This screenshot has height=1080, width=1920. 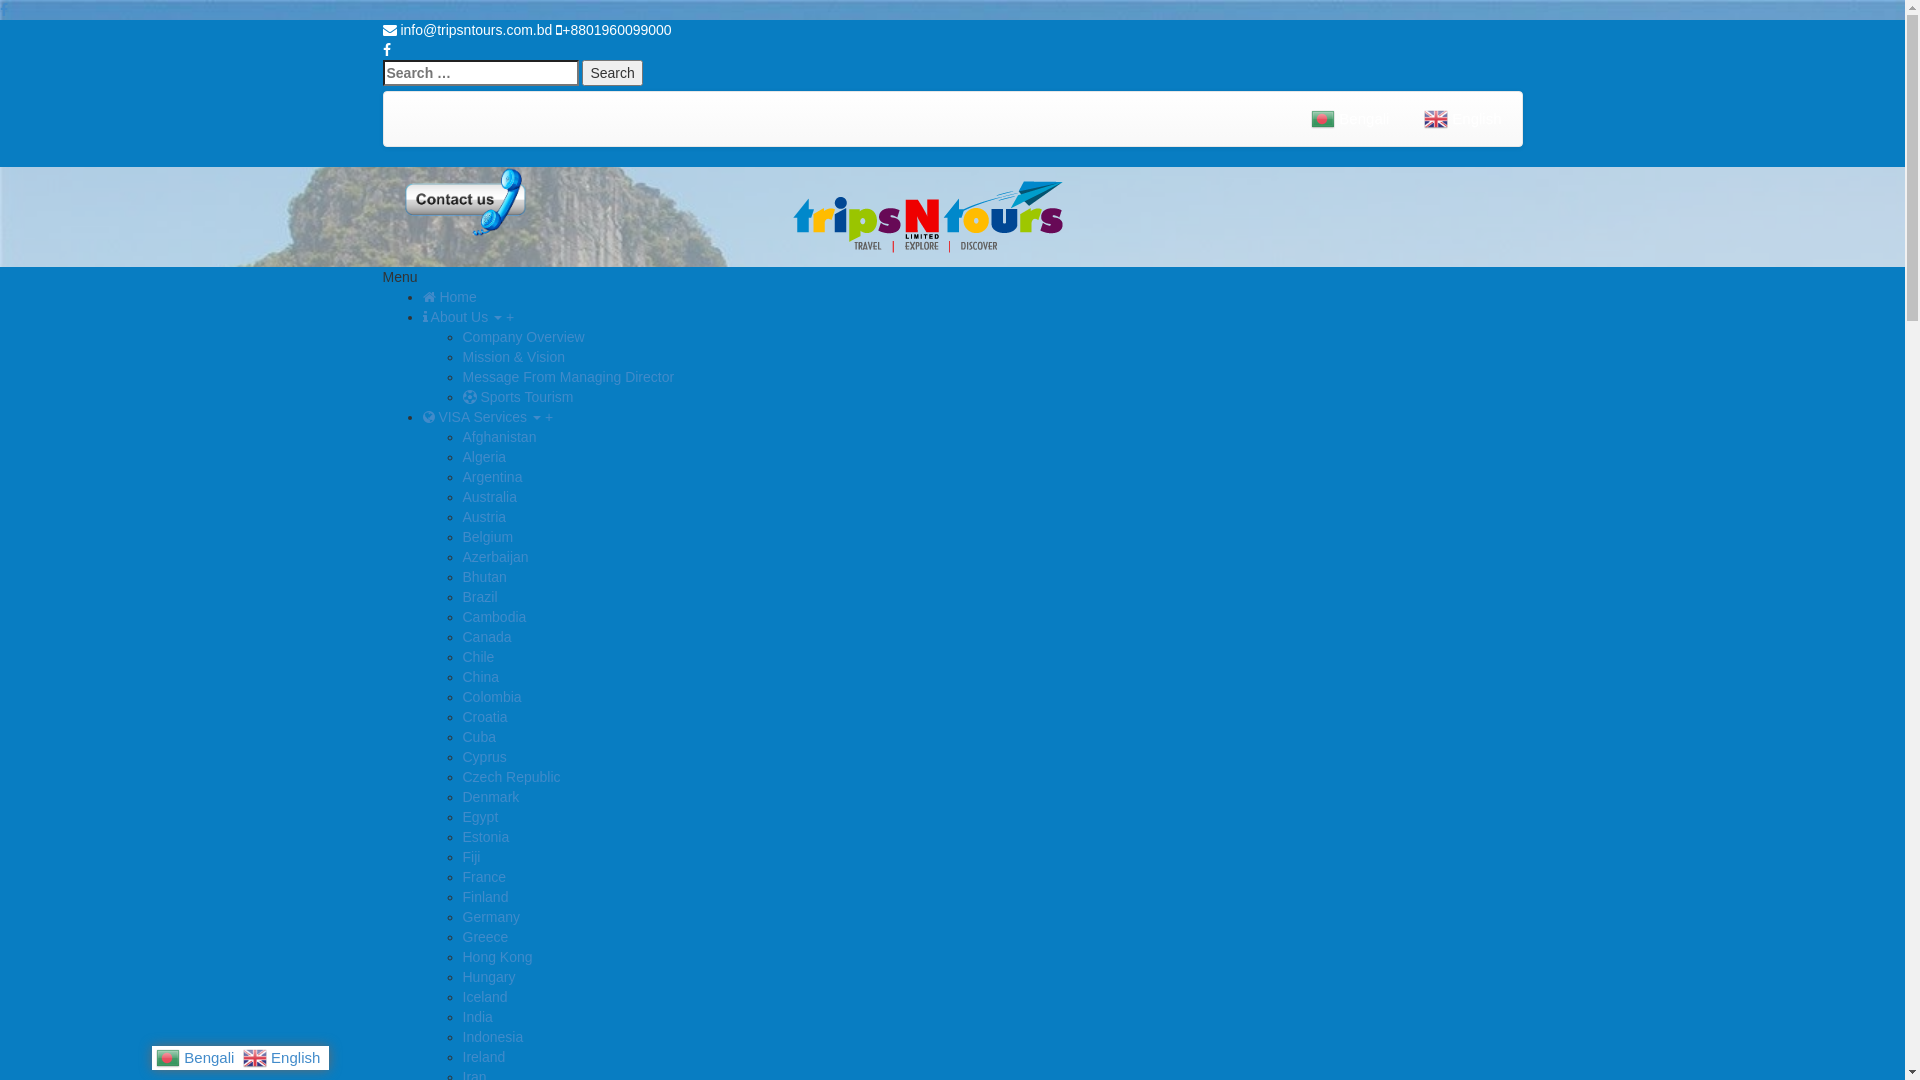 What do you see at coordinates (480, 817) in the screenshot?
I see `'Egypt'` at bounding box center [480, 817].